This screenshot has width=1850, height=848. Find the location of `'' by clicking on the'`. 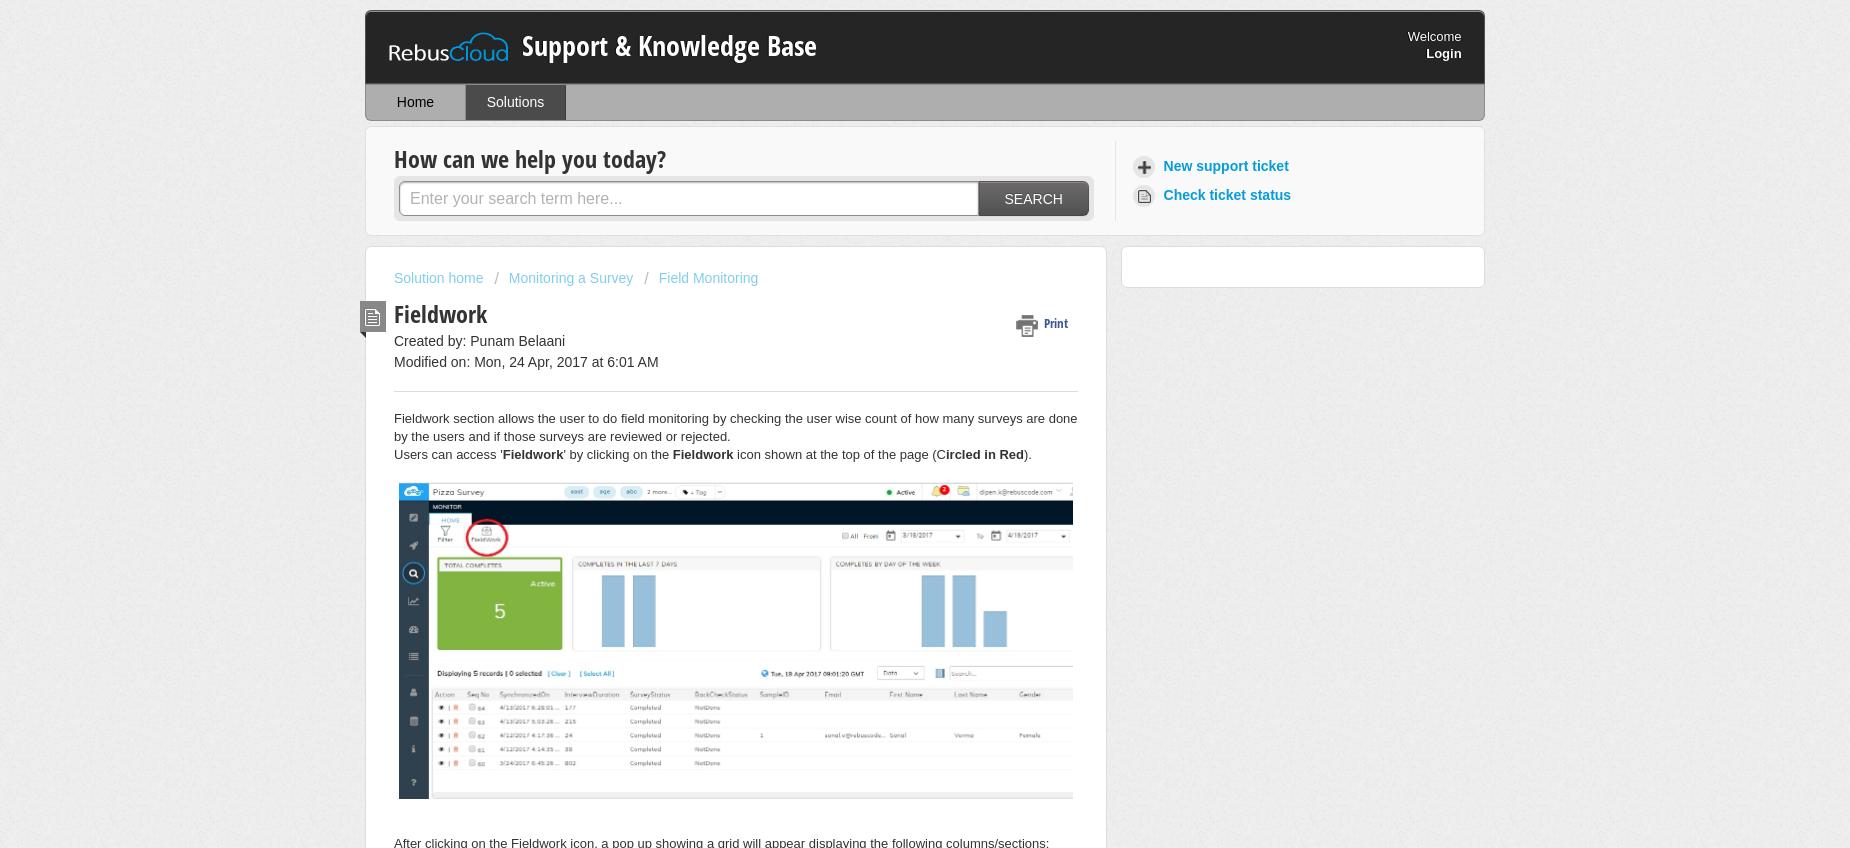

'' by clicking on the' is located at coordinates (617, 452).